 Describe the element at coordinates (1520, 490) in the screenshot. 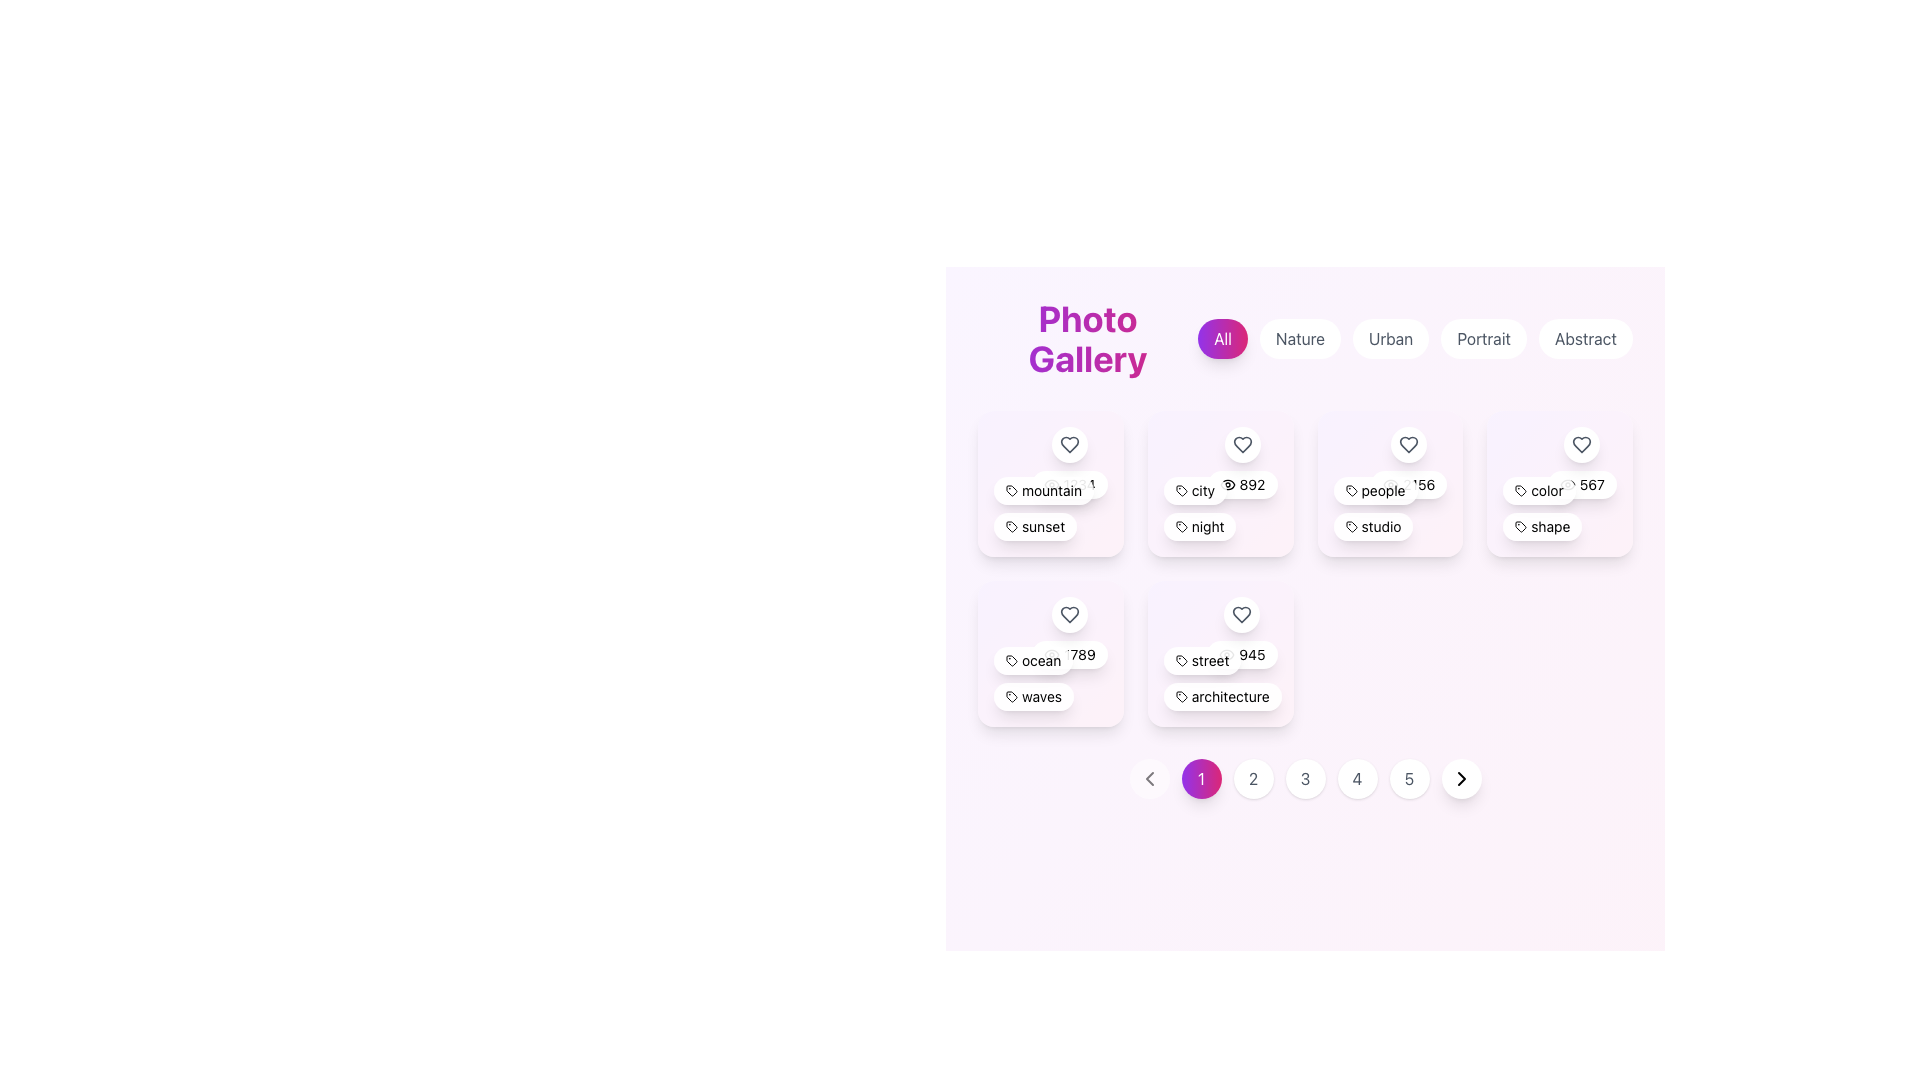

I see `the 'color' button which contains a small tag-shaped icon with a white background and black outline, positioned within a grid of similar items` at that location.